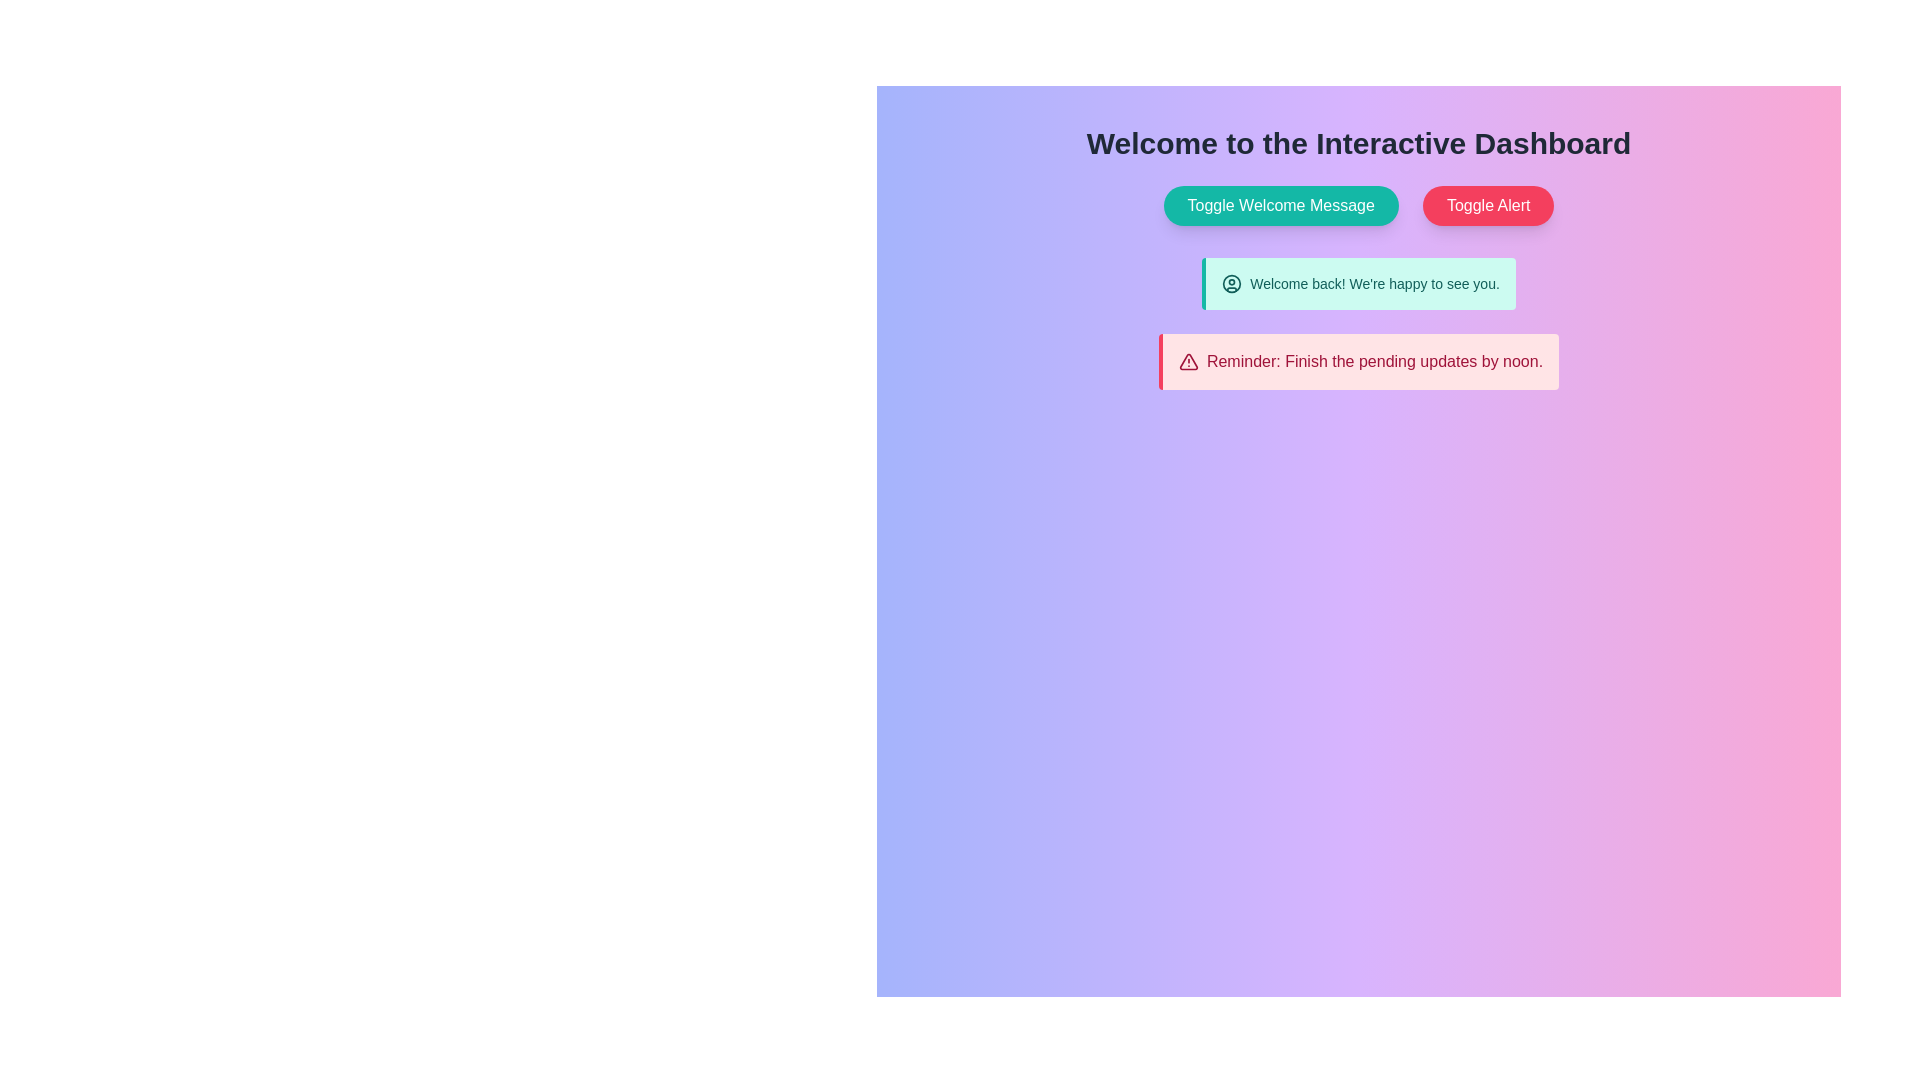  What do you see at coordinates (1360, 284) in the screenshot?
I see `the text element displaying the message 'Welcome back! We're happy to see you.' which is accompanied by a user profile icon on its left side` at bounding box center [1360, 284].